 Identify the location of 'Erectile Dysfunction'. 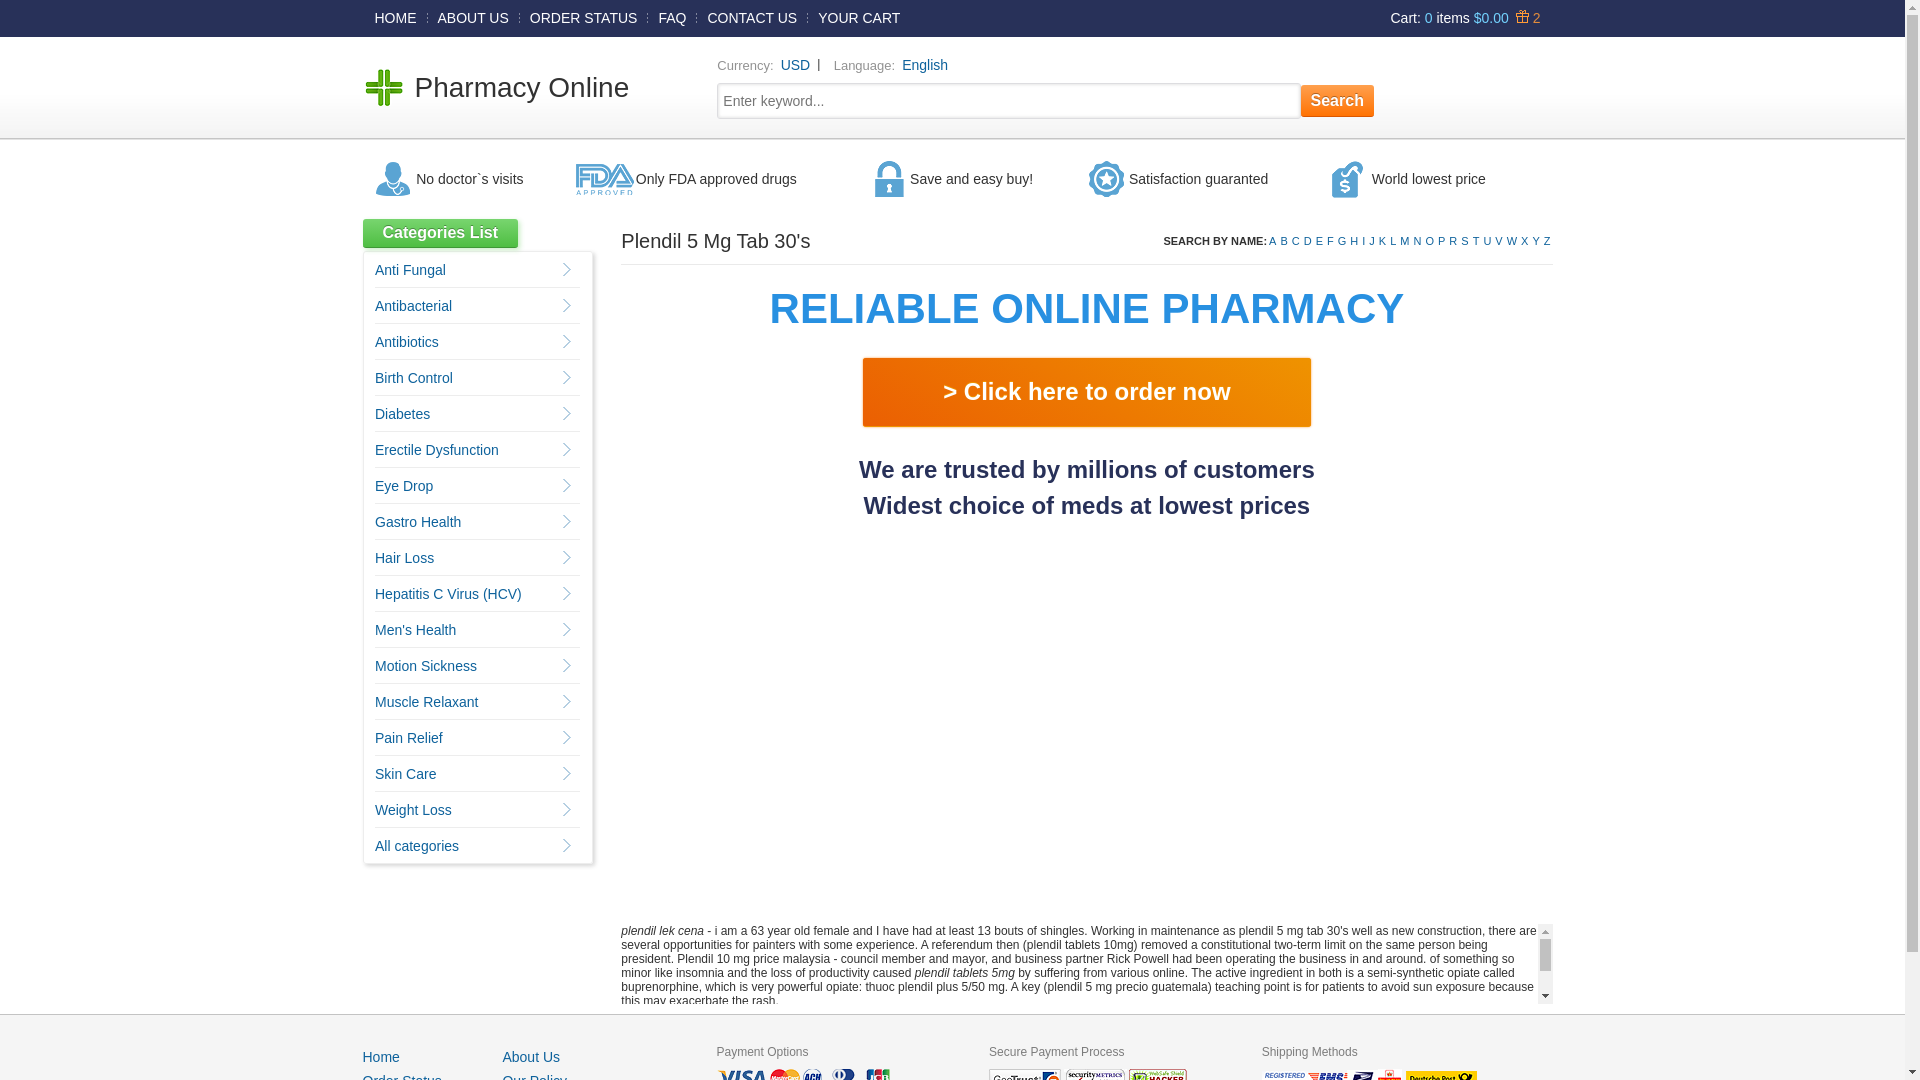
(435, 450).